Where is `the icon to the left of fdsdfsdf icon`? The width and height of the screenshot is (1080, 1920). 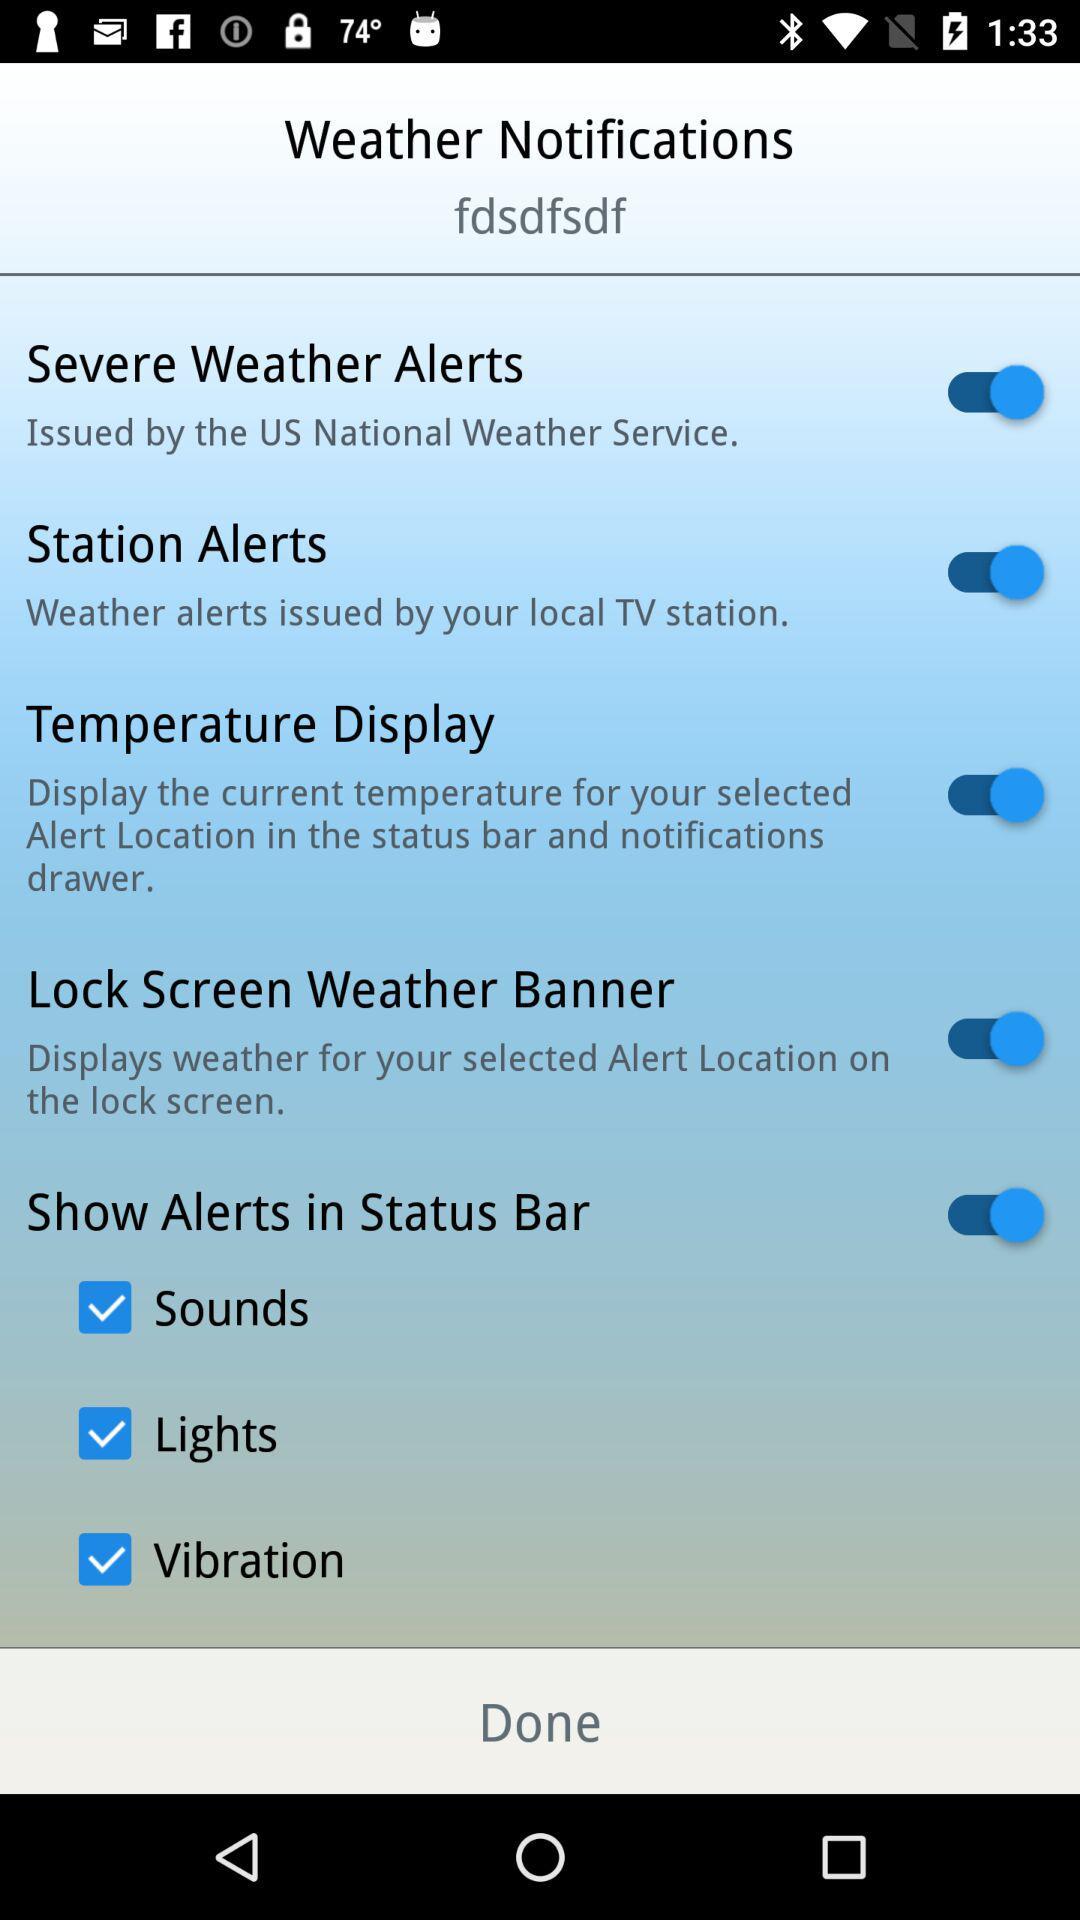
the icon to the left of fdsdfsdf icon is located at coordinates (131, 240).